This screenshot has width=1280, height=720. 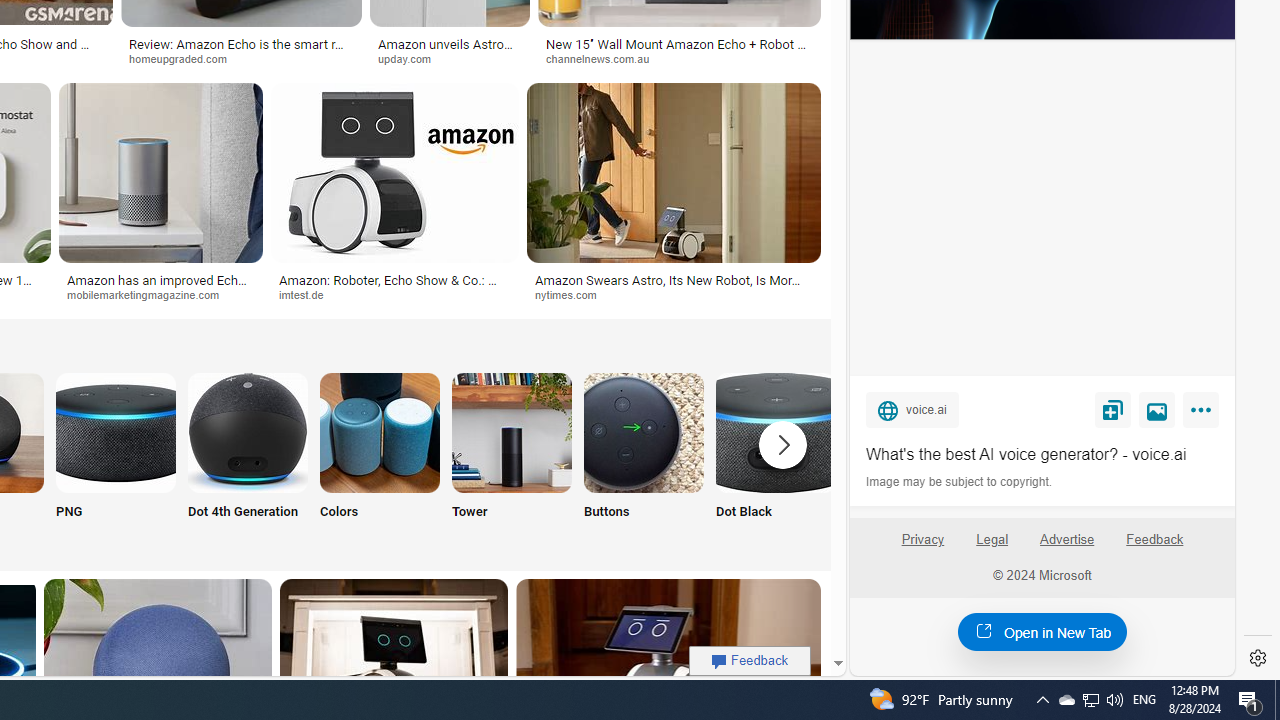 What do you see at coordinates (410, 57) in the screenshot?
I see `'upday.com'` at bounding box center [410, 57].